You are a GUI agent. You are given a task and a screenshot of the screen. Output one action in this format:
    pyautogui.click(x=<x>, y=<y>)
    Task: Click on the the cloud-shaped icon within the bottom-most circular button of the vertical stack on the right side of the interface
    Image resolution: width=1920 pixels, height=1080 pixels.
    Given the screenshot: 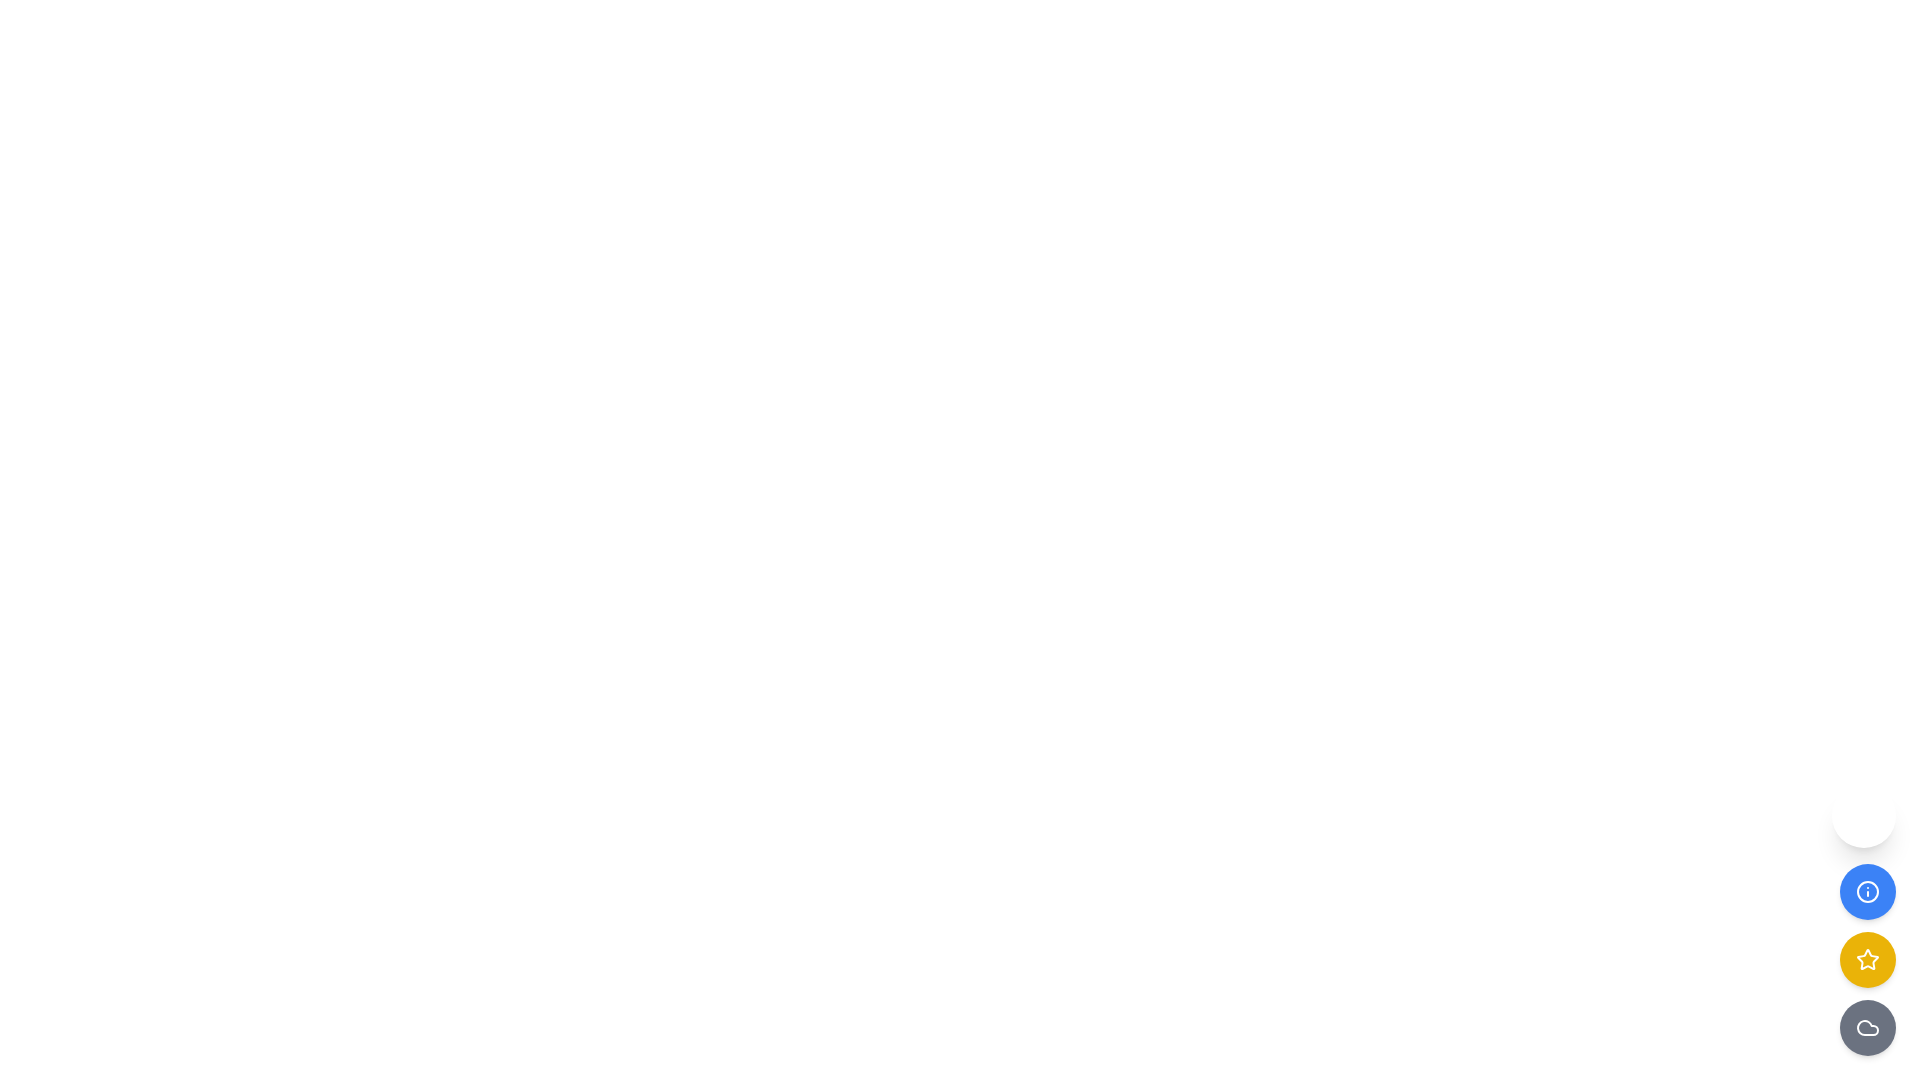 What is the action you would take?
    pyautogui.click(x=1866, y=1028)
    